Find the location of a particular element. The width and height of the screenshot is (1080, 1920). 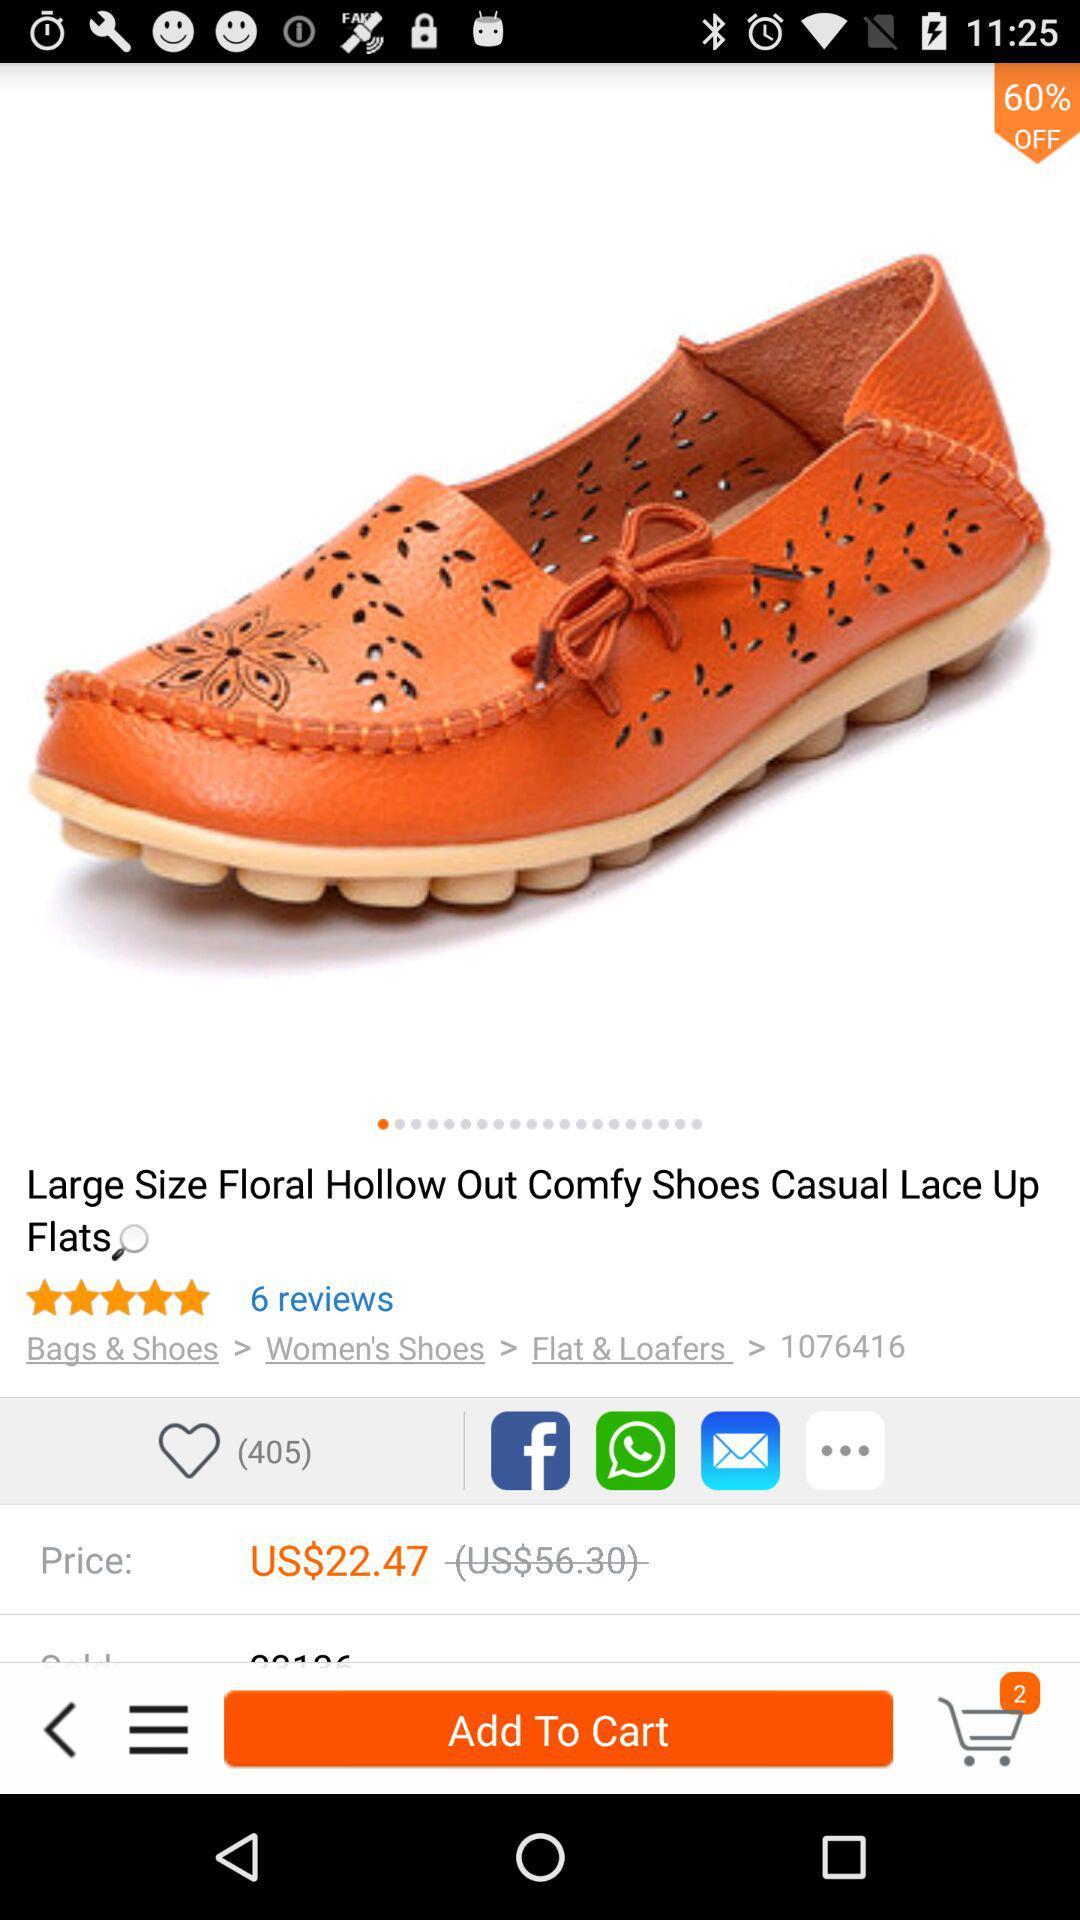

the item to the right of the > item is located at coordinates (632, 1347).